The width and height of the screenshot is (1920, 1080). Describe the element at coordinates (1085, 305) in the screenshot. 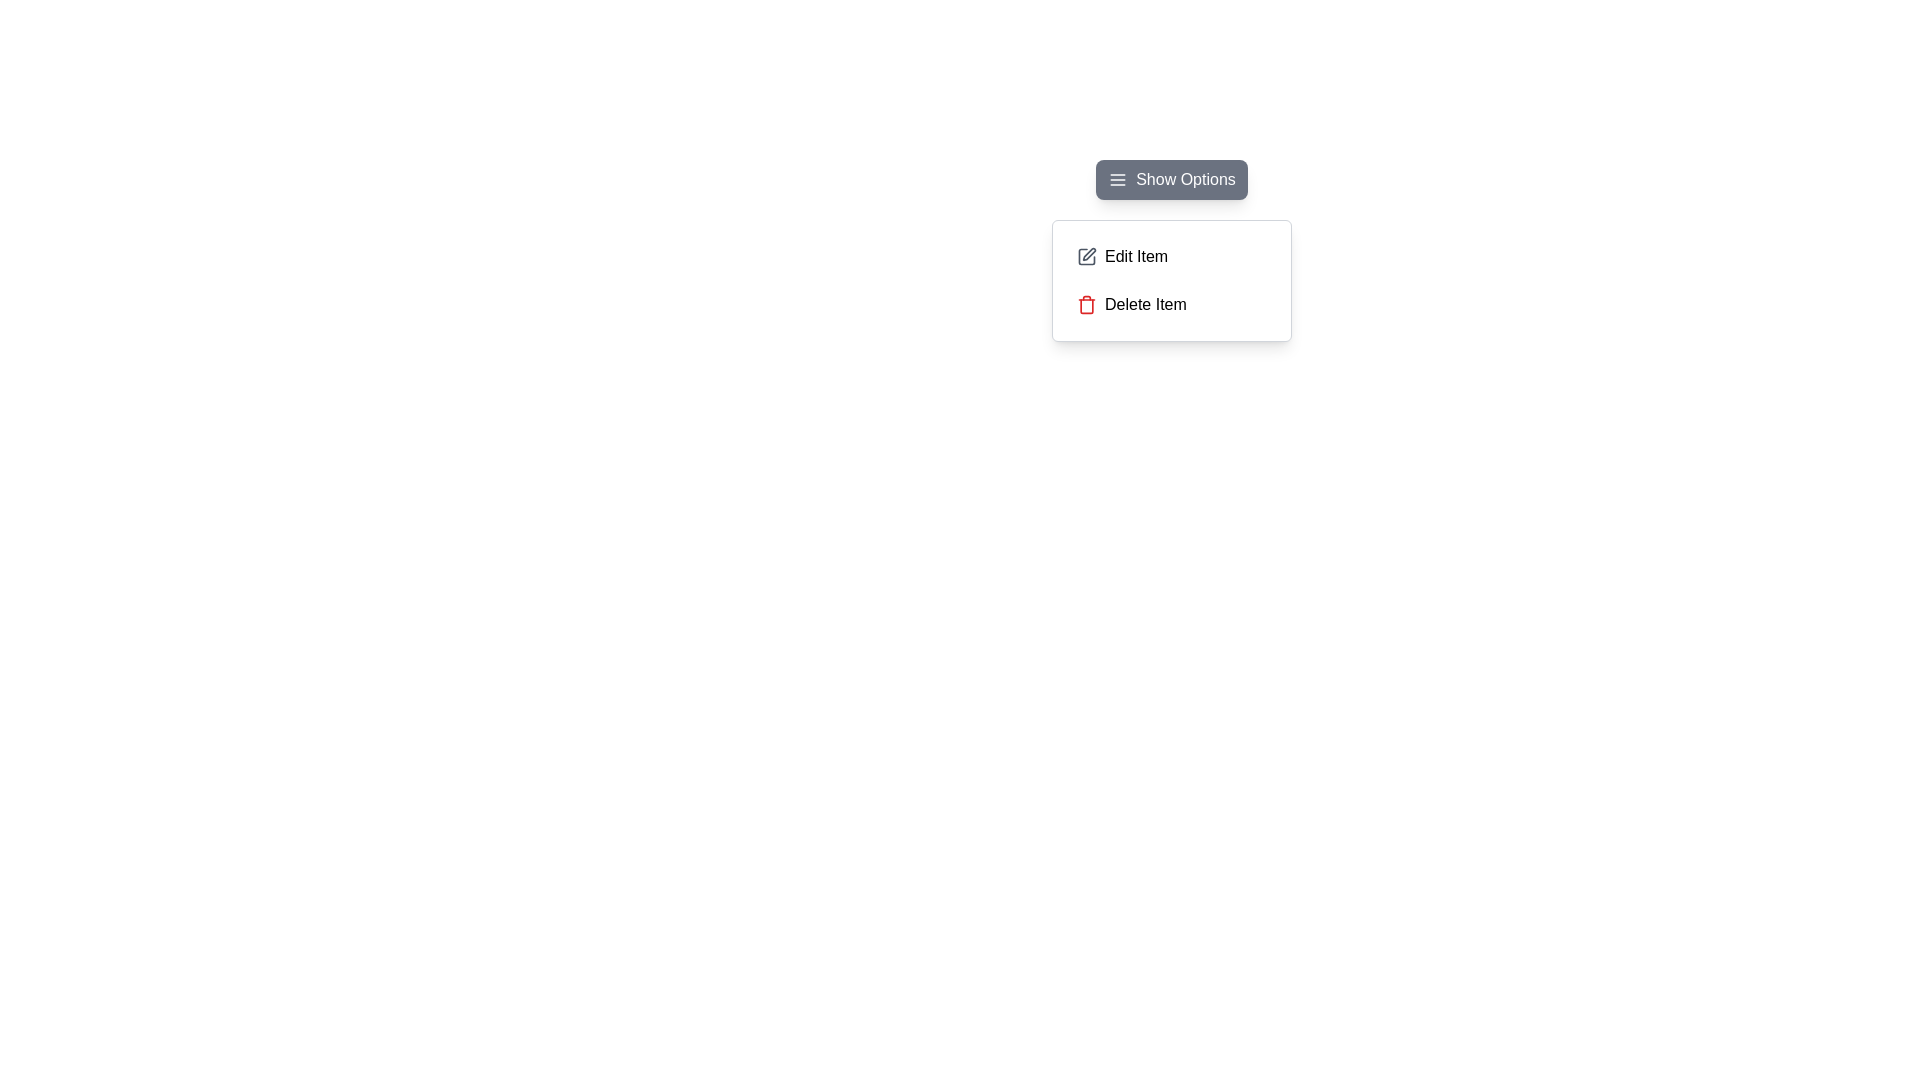

I see `the body of the trash icon, which is part of the delete action in the menu` at that location.